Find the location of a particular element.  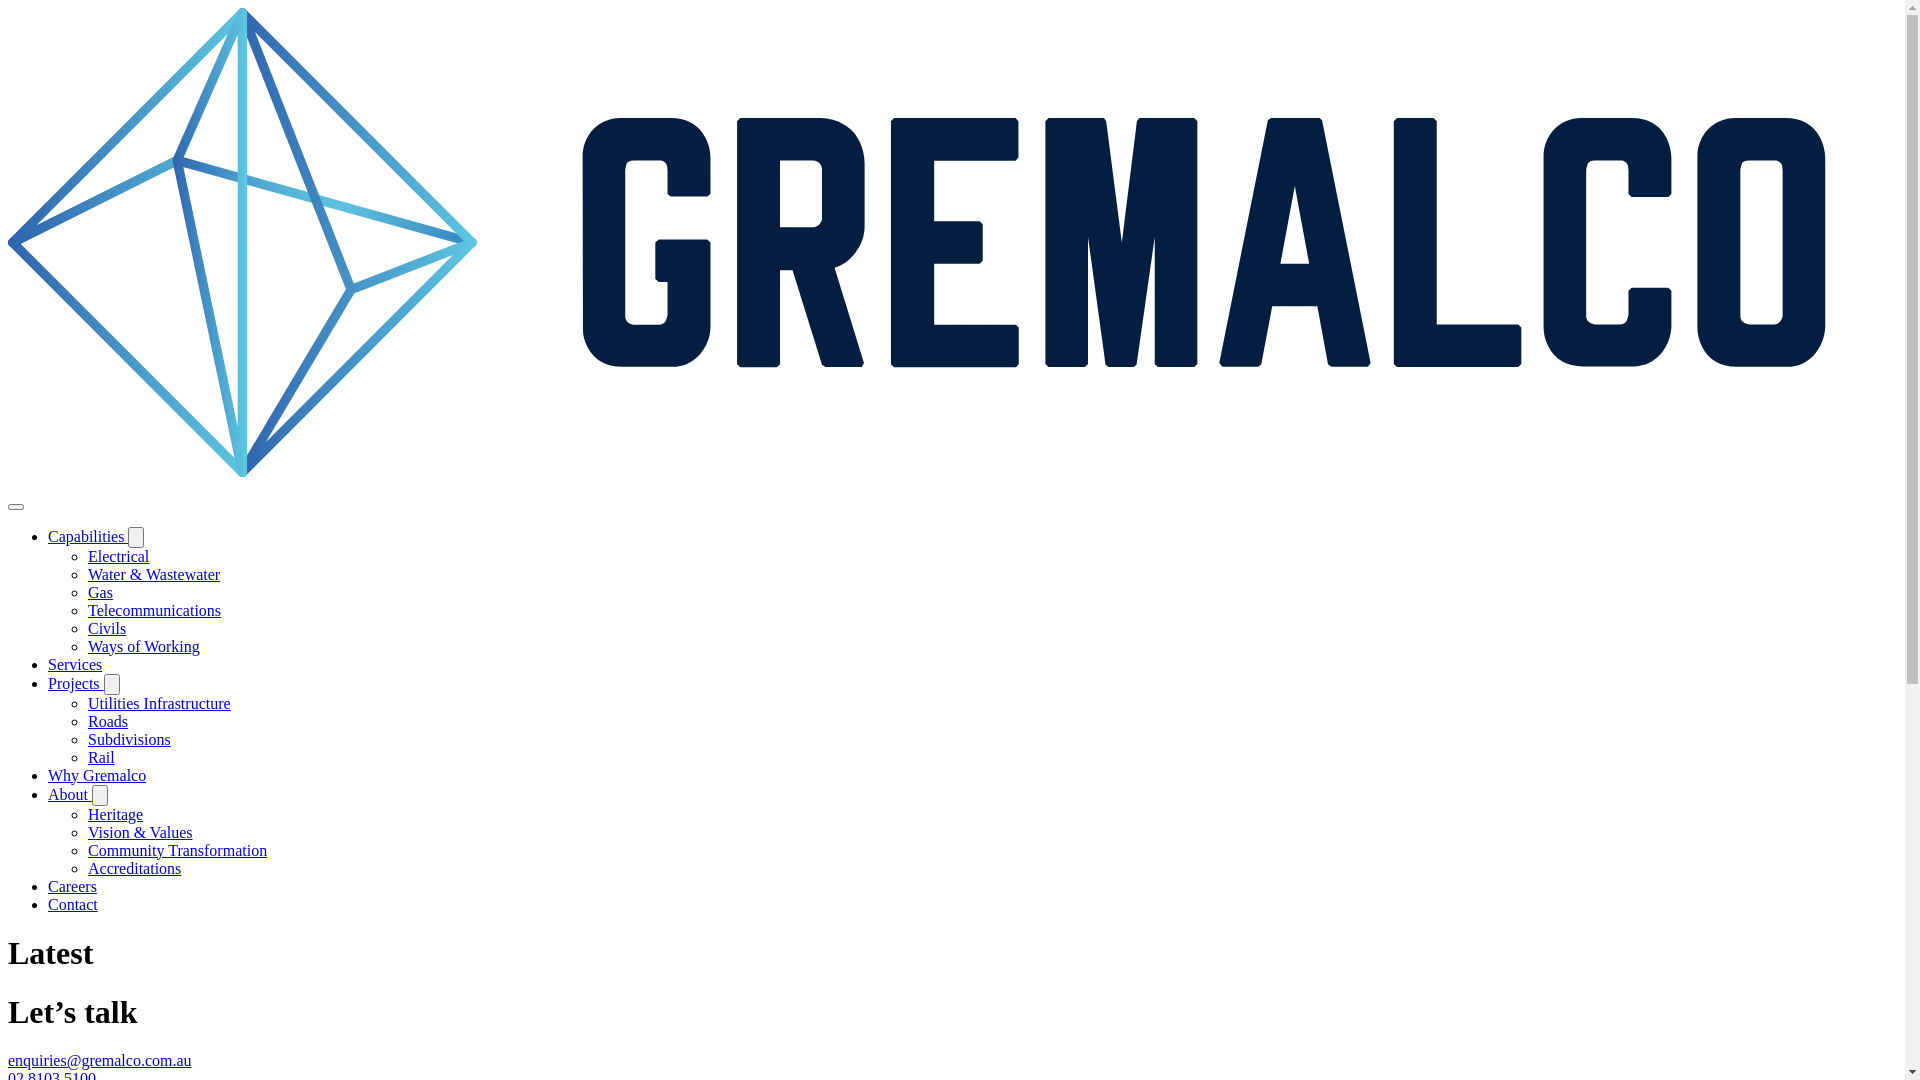

'Heritage' is located at coordinates (86, 814).